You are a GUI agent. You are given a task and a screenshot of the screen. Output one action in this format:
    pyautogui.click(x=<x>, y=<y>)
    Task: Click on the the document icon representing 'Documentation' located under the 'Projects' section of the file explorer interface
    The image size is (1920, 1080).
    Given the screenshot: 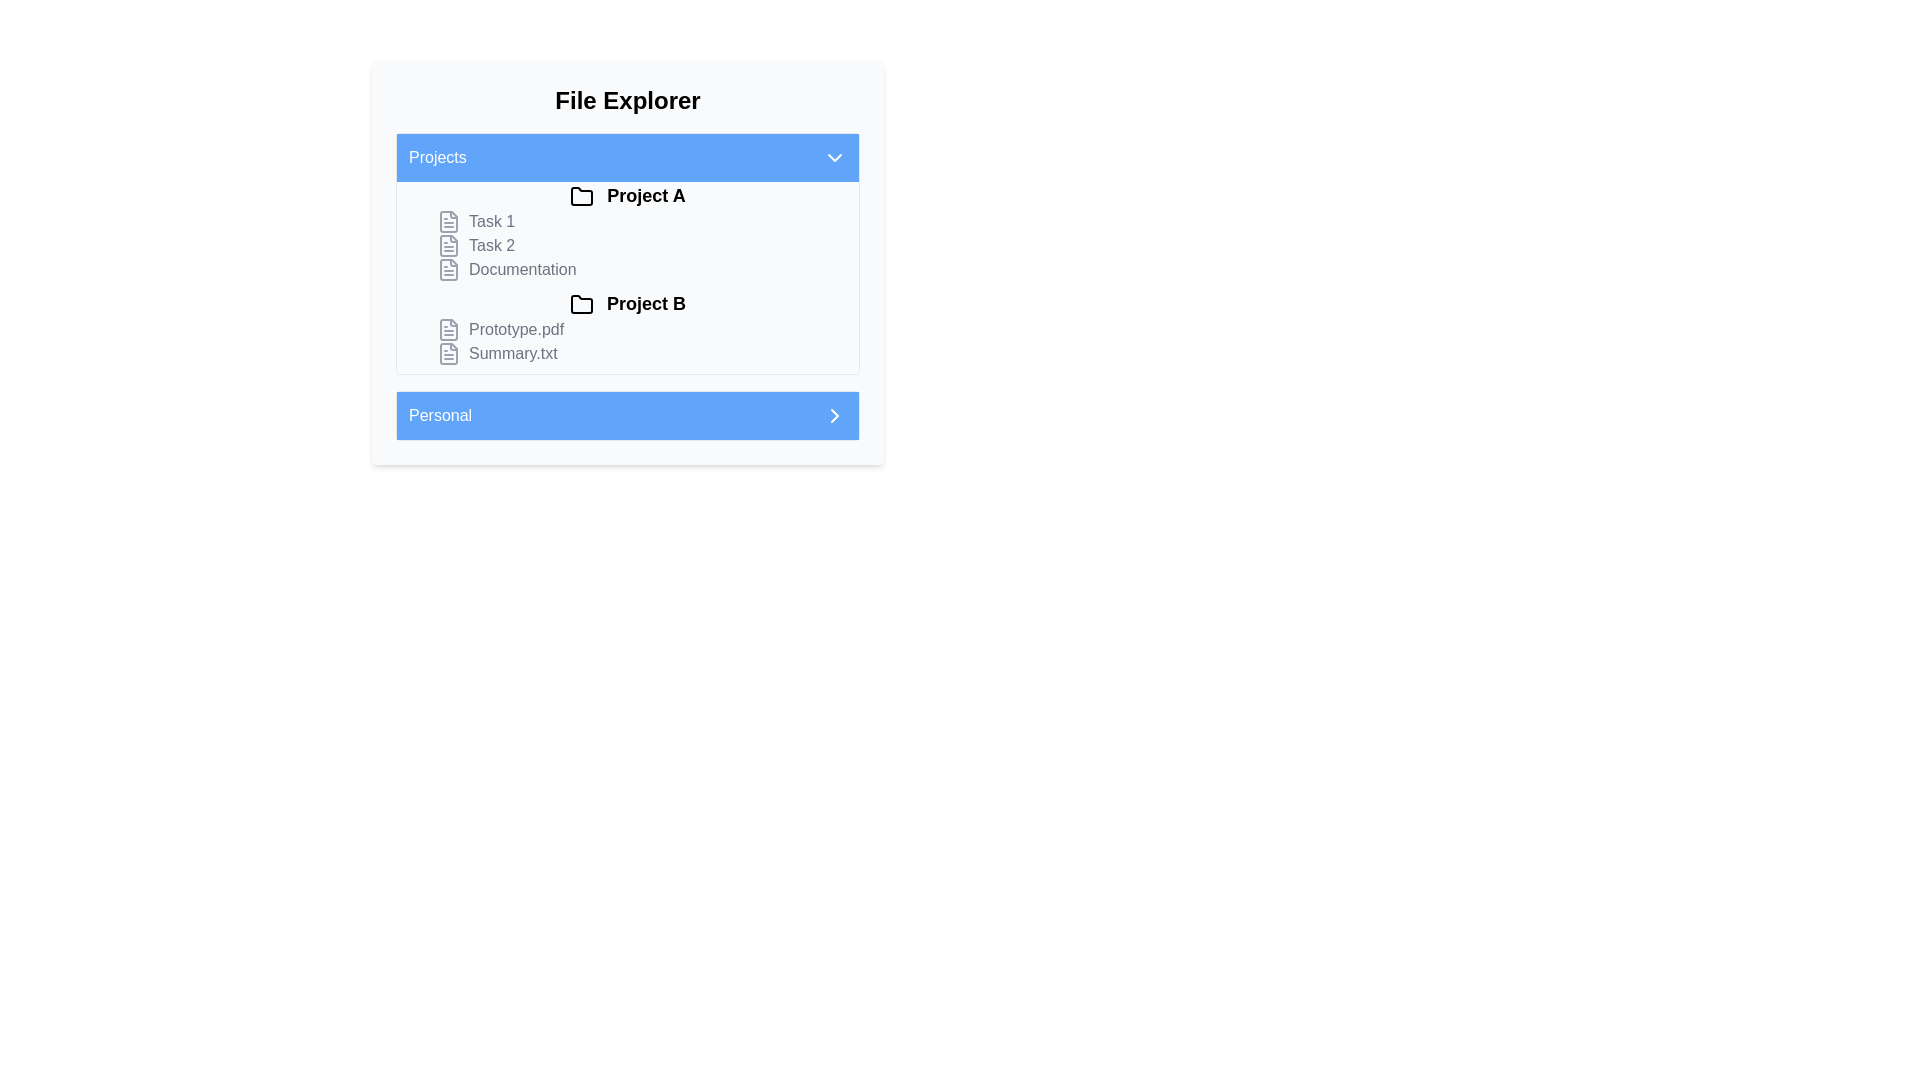 What is the action you would take?
    pyautogui.click(x=448, y=270)
    